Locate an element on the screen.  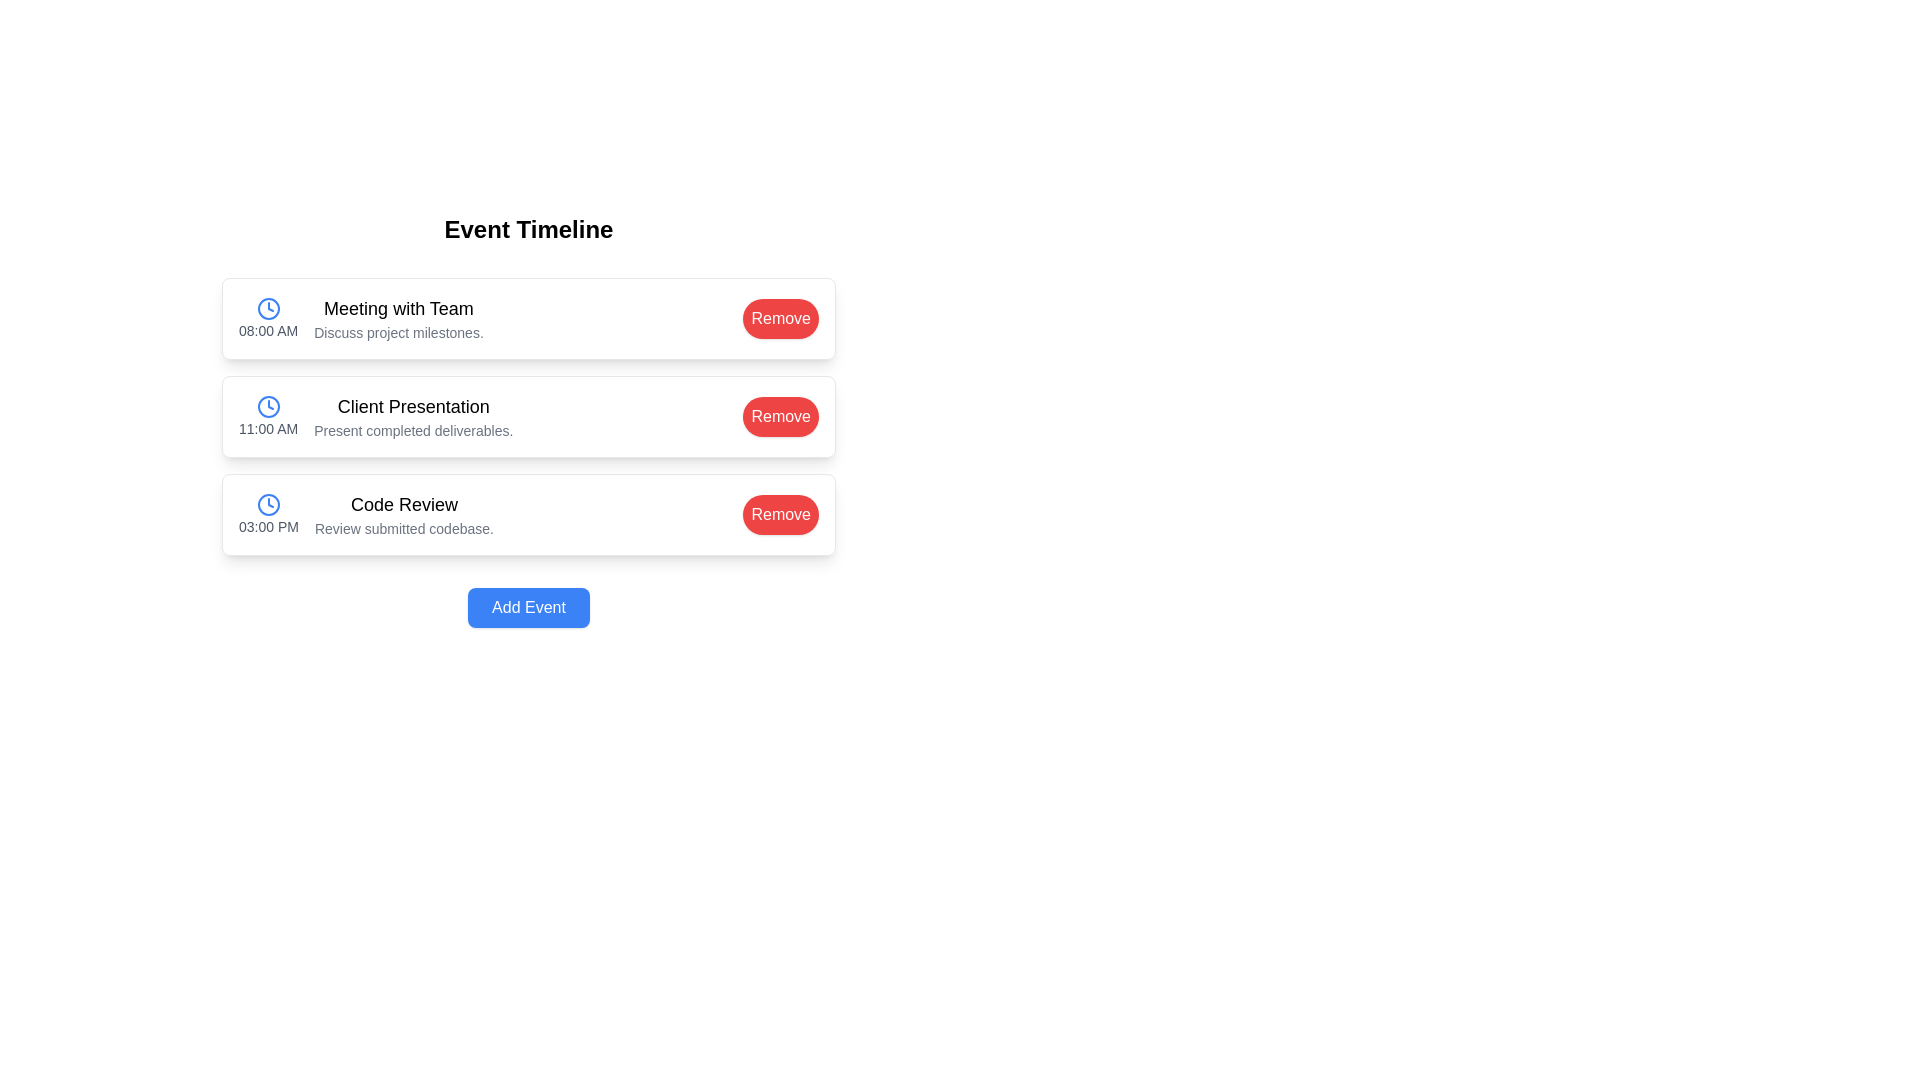
the label containing a blue clock icon and the time '03:00 PM' which is positioned at the start of the 'Code Review' segment of the event timeline is located at coordinates (267, 514).